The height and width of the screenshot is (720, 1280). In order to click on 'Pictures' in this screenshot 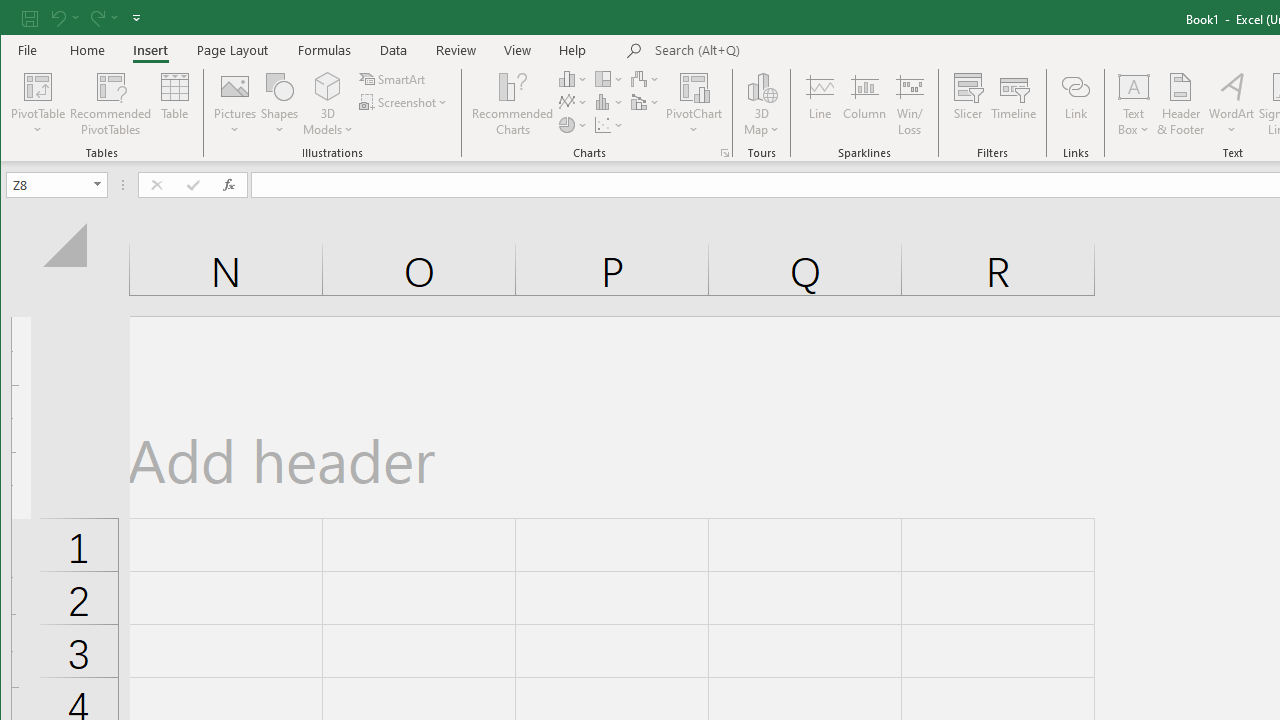, I will do `click(235, 104)`.